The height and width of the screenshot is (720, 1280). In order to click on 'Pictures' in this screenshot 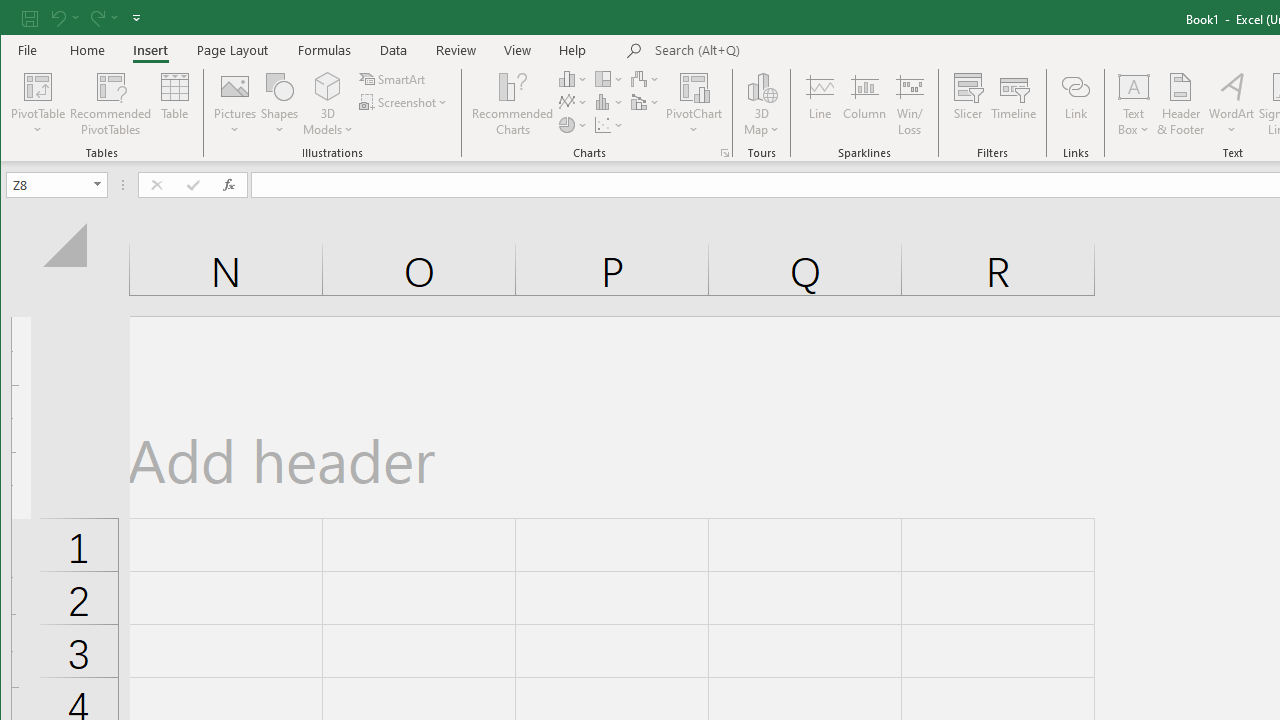, I will do `click(235, 104)`.